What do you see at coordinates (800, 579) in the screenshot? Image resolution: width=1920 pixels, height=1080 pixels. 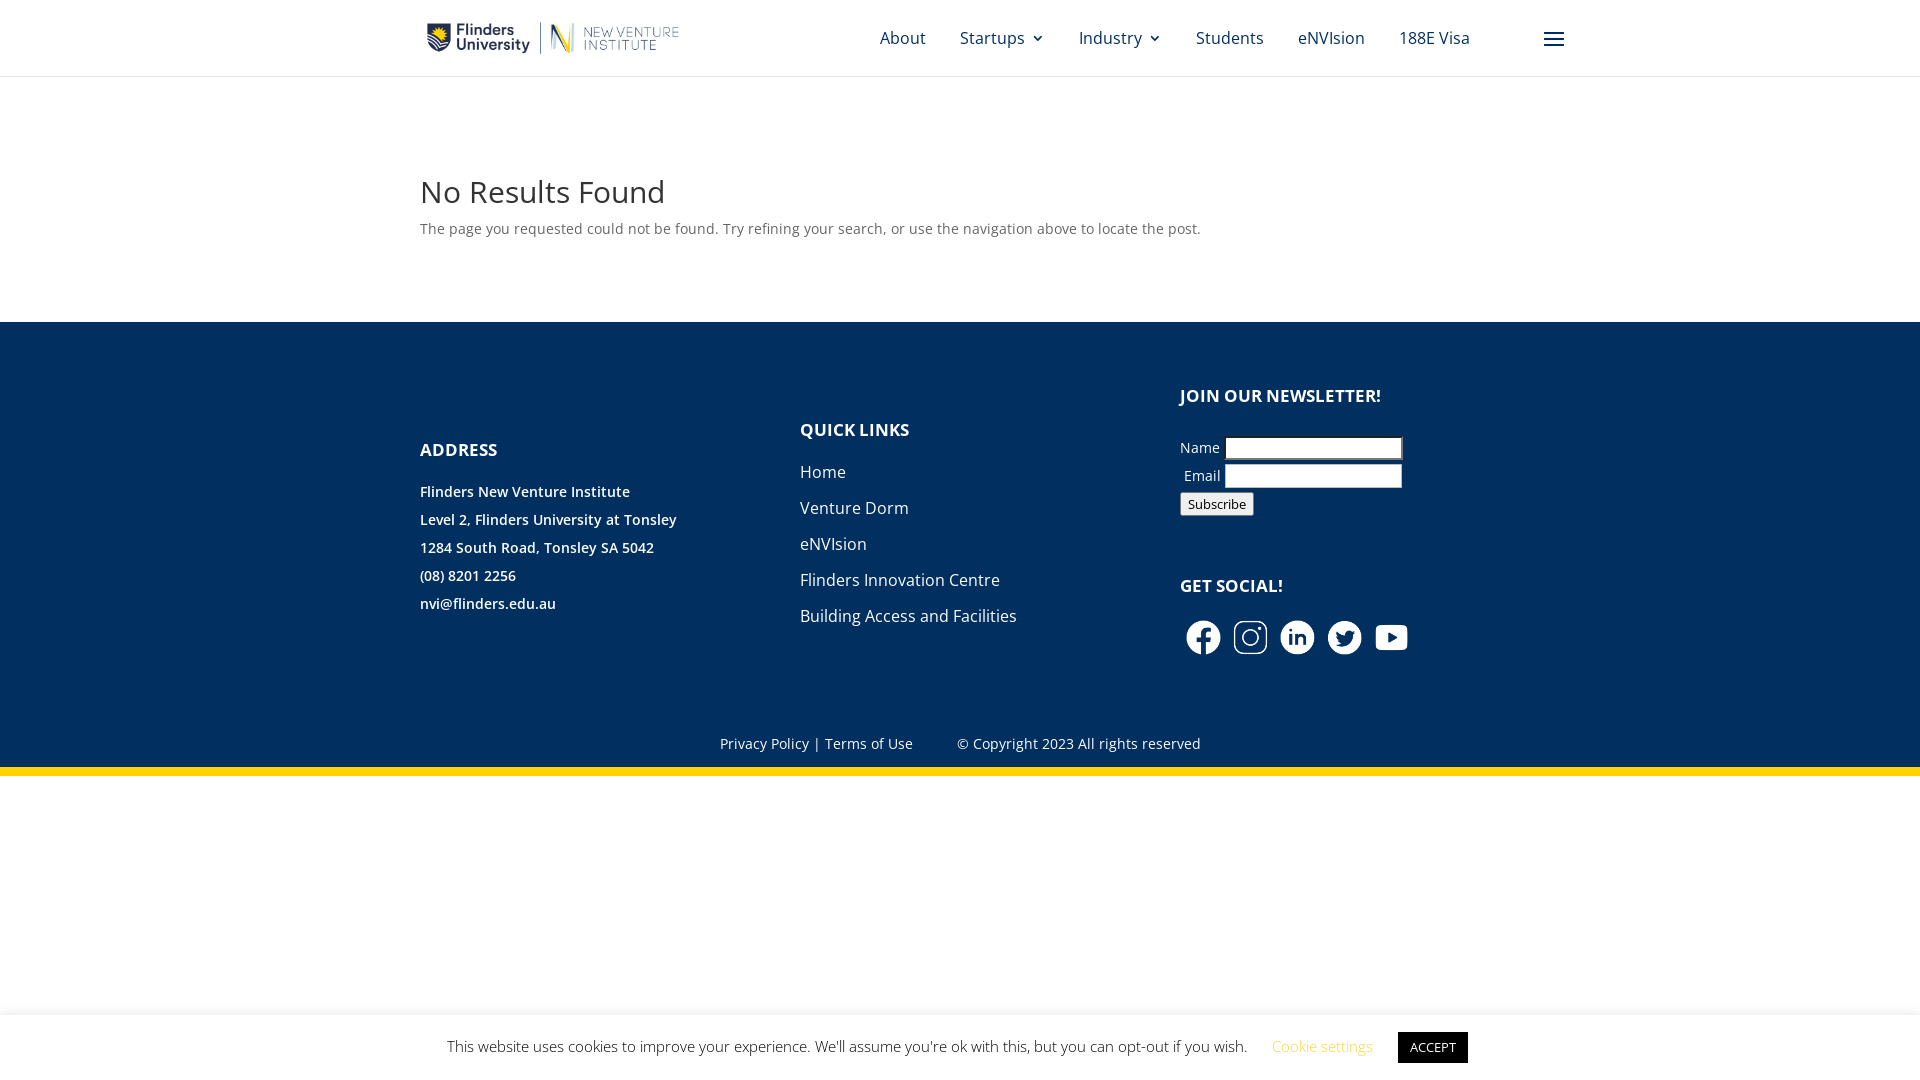 I see `'Flinders Innovation Centre'` at bounding box center [800, 579].